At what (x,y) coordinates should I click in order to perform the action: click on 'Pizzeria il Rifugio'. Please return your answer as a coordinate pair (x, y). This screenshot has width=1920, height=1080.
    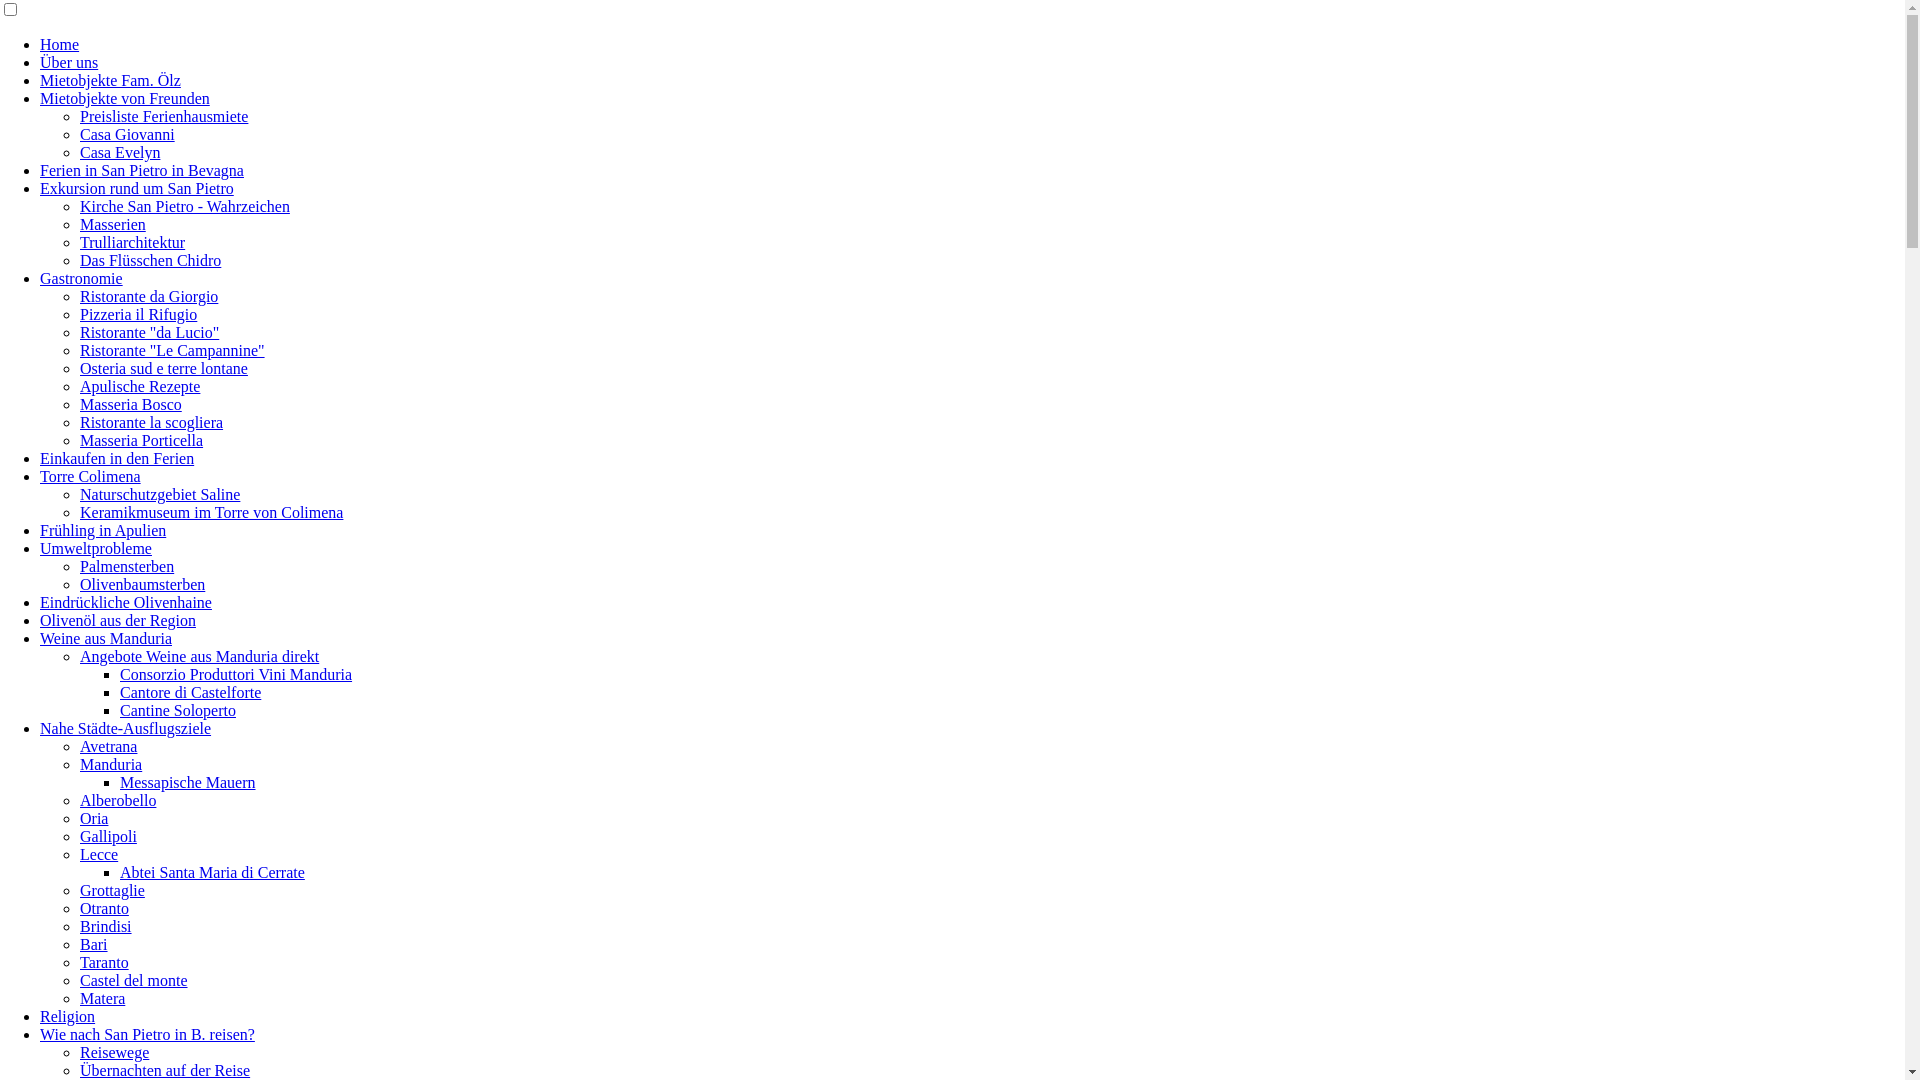
    Looking at the image, I should click on (80, 314).